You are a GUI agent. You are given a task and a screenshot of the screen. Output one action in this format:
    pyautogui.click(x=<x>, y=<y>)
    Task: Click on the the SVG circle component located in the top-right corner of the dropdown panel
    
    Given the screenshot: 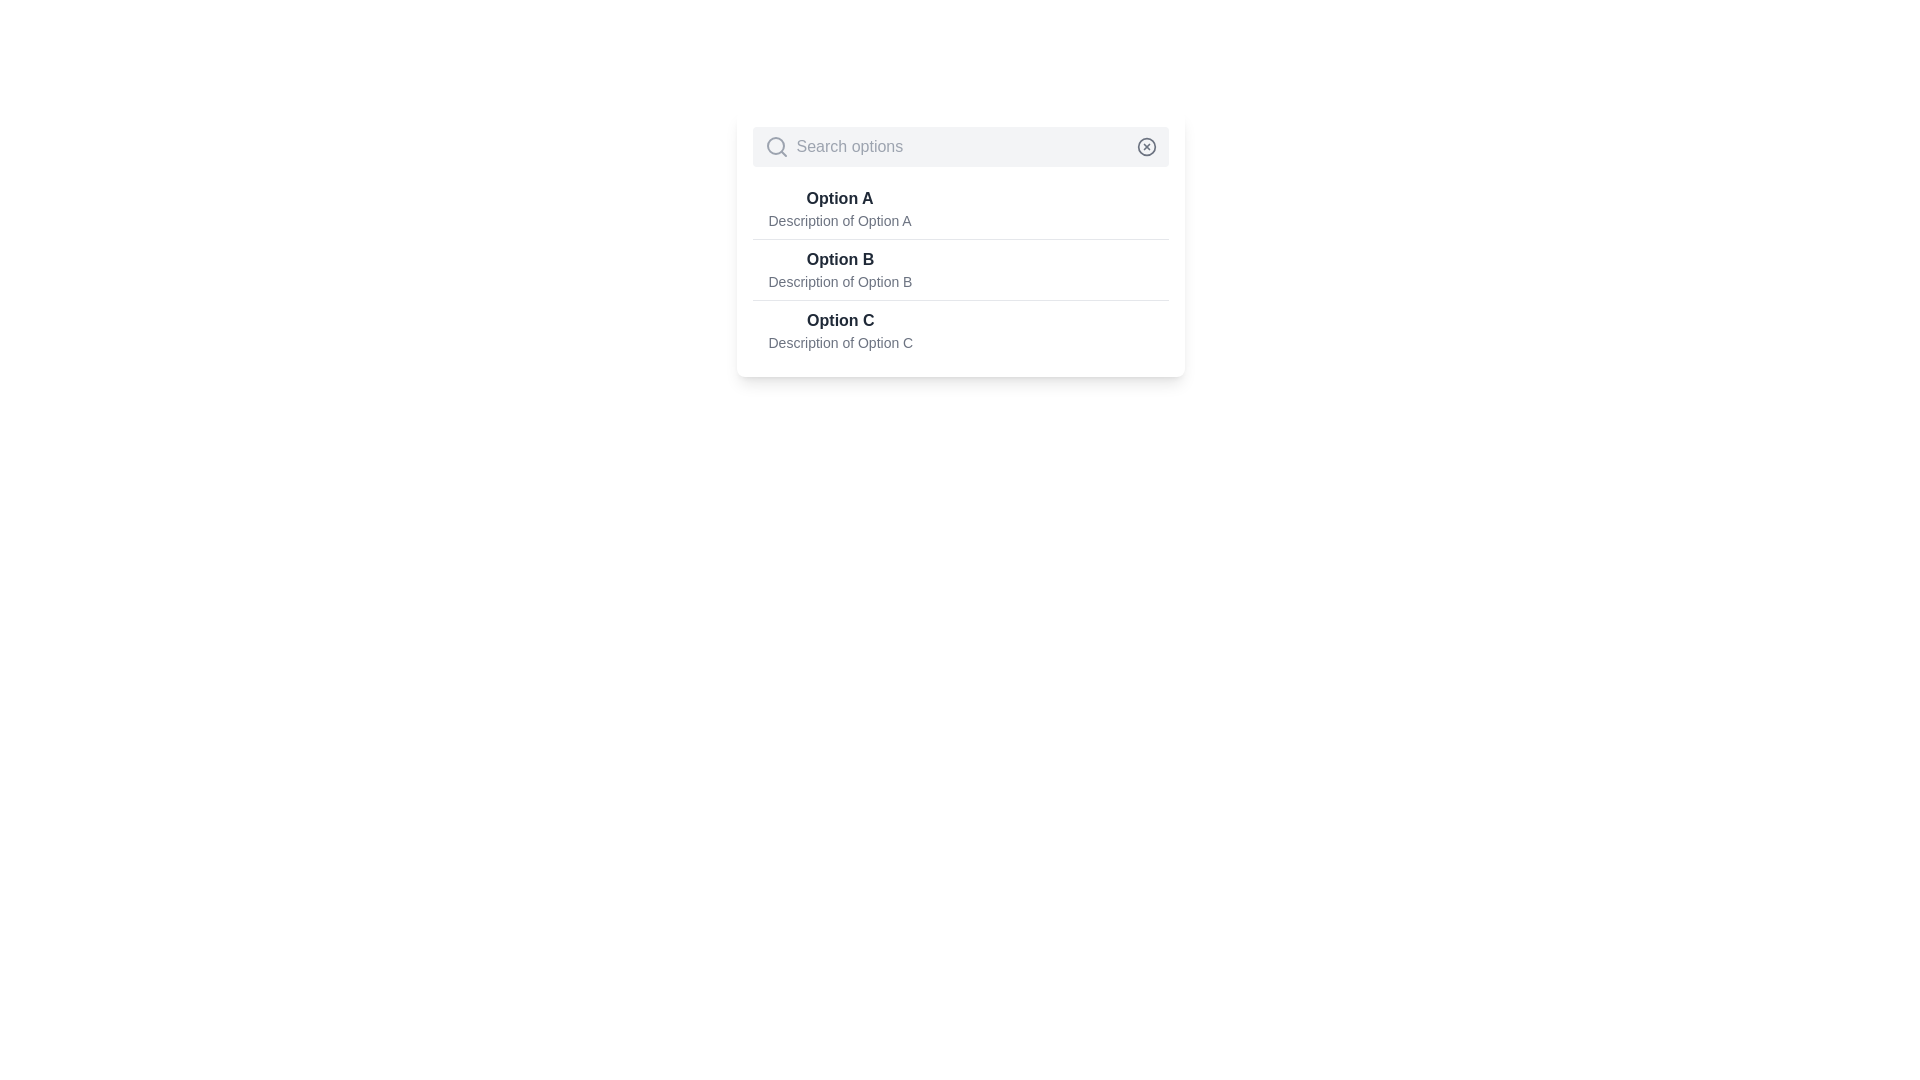 What is the action you would take?
    pyautogui.click(x=1146, y=145)
    